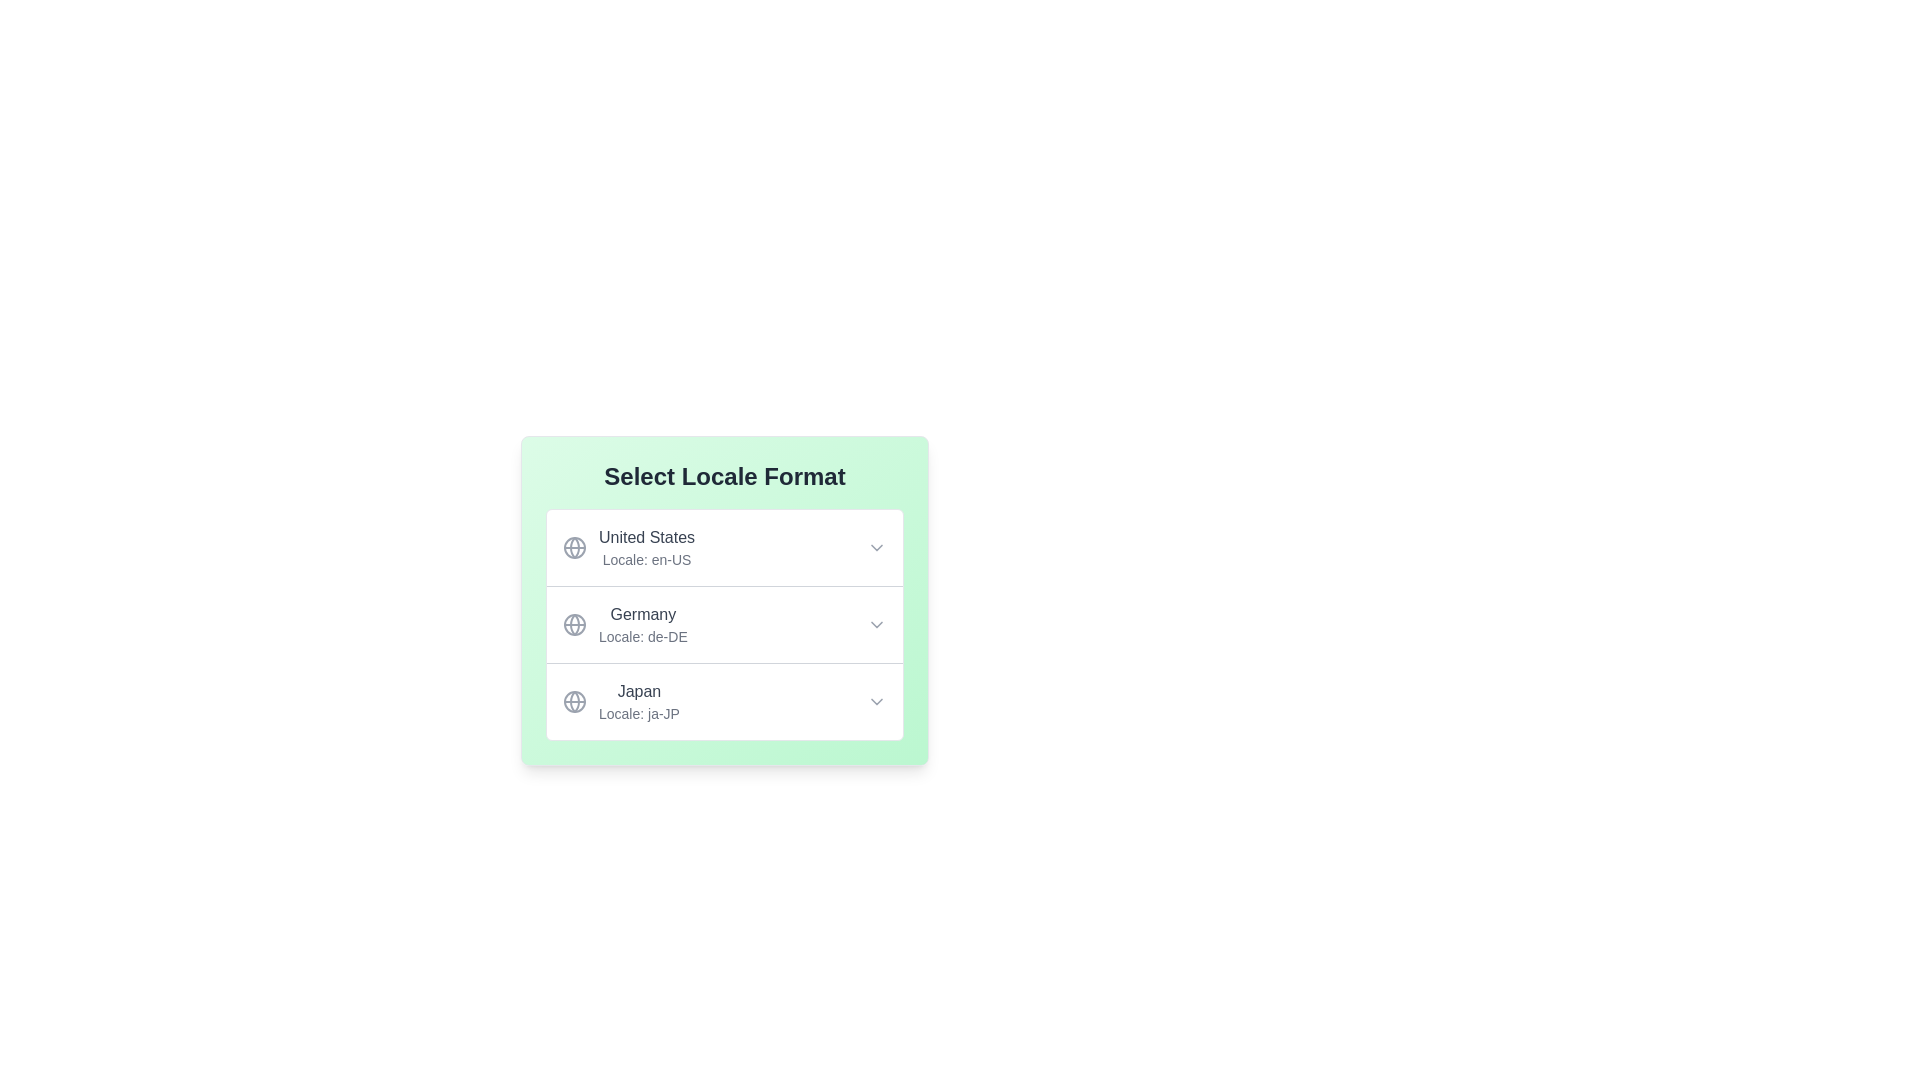 This screenshot has height=1080, width=1920. What do you see at coordinates (723, 547) in the screenshot?
I see `the first list item displaying 'United States' with the subtitle 'Locale: en-US'` at bounding box center [723, 547].